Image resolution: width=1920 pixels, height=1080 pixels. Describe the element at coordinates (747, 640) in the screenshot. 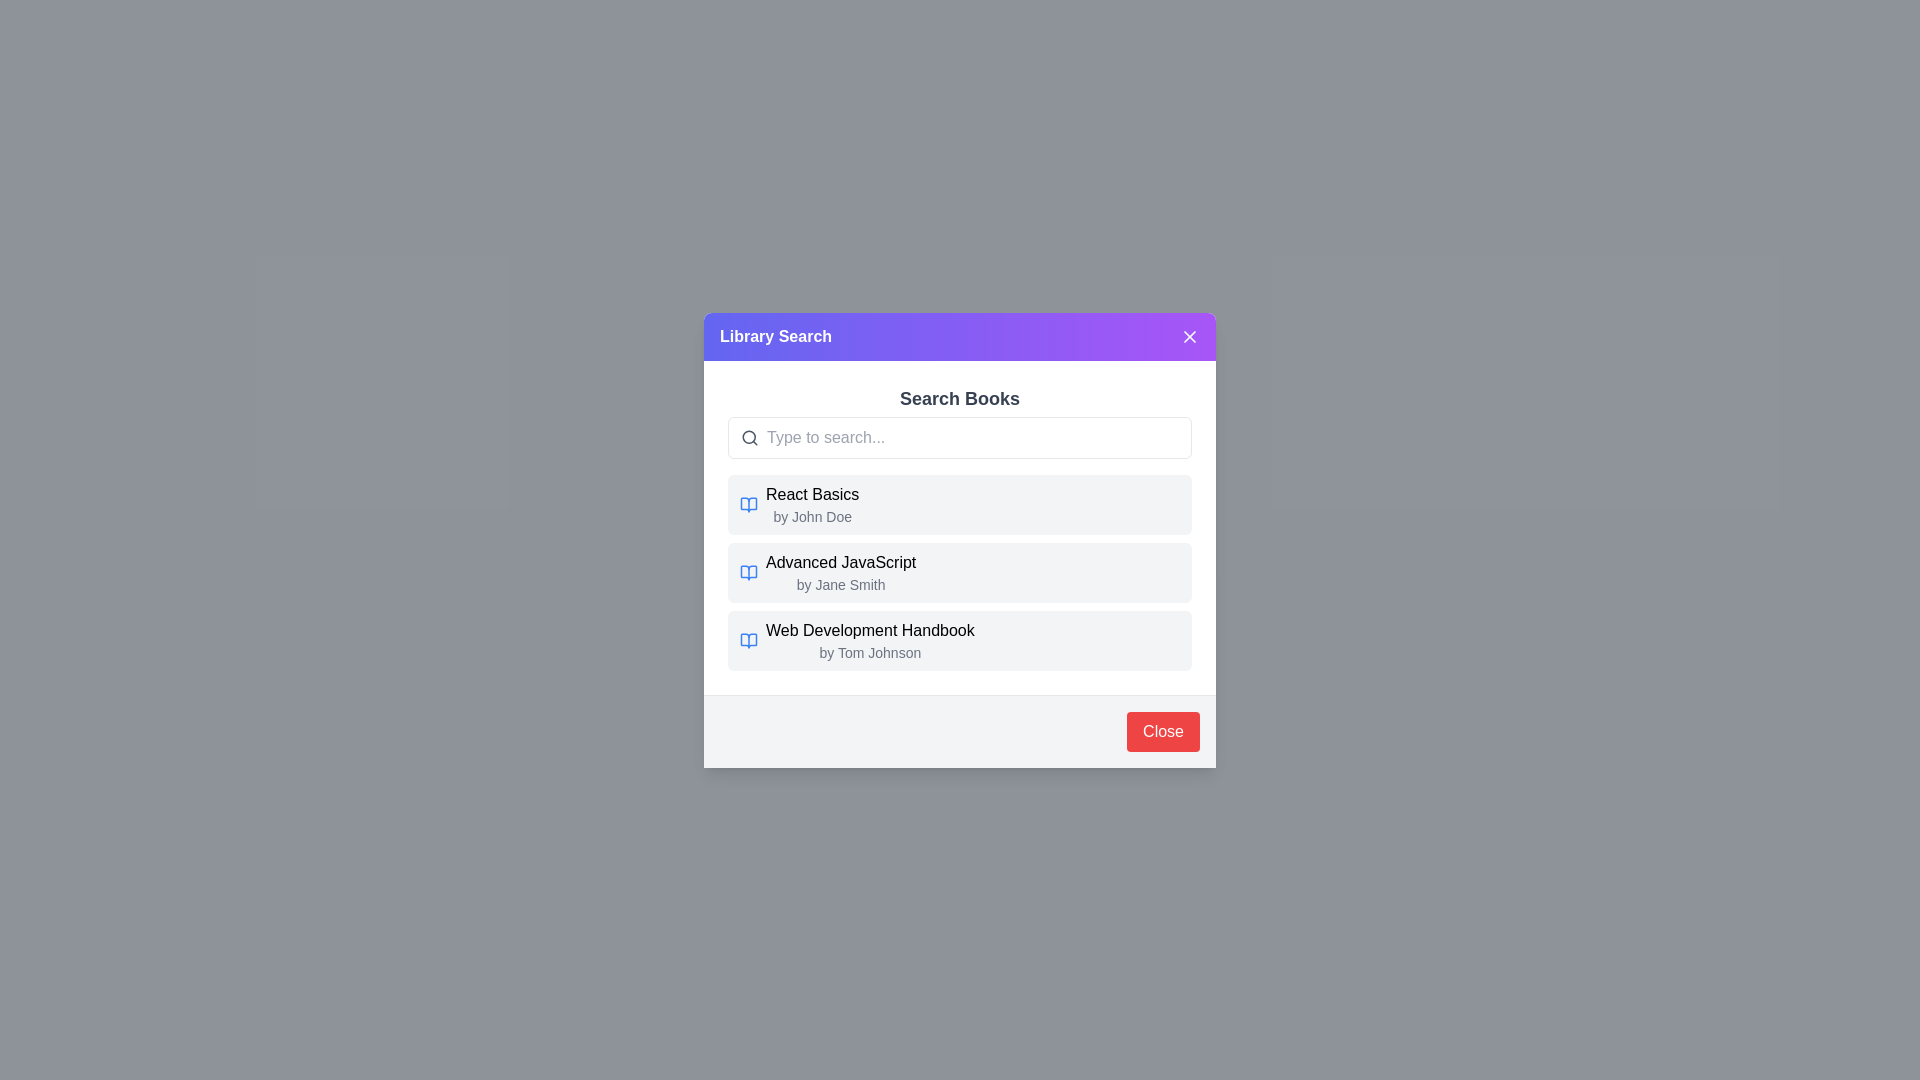

I see `the open book icon associated with the 'Web Development Handbook' list item, which is aligned to the left of the text content` at that location.